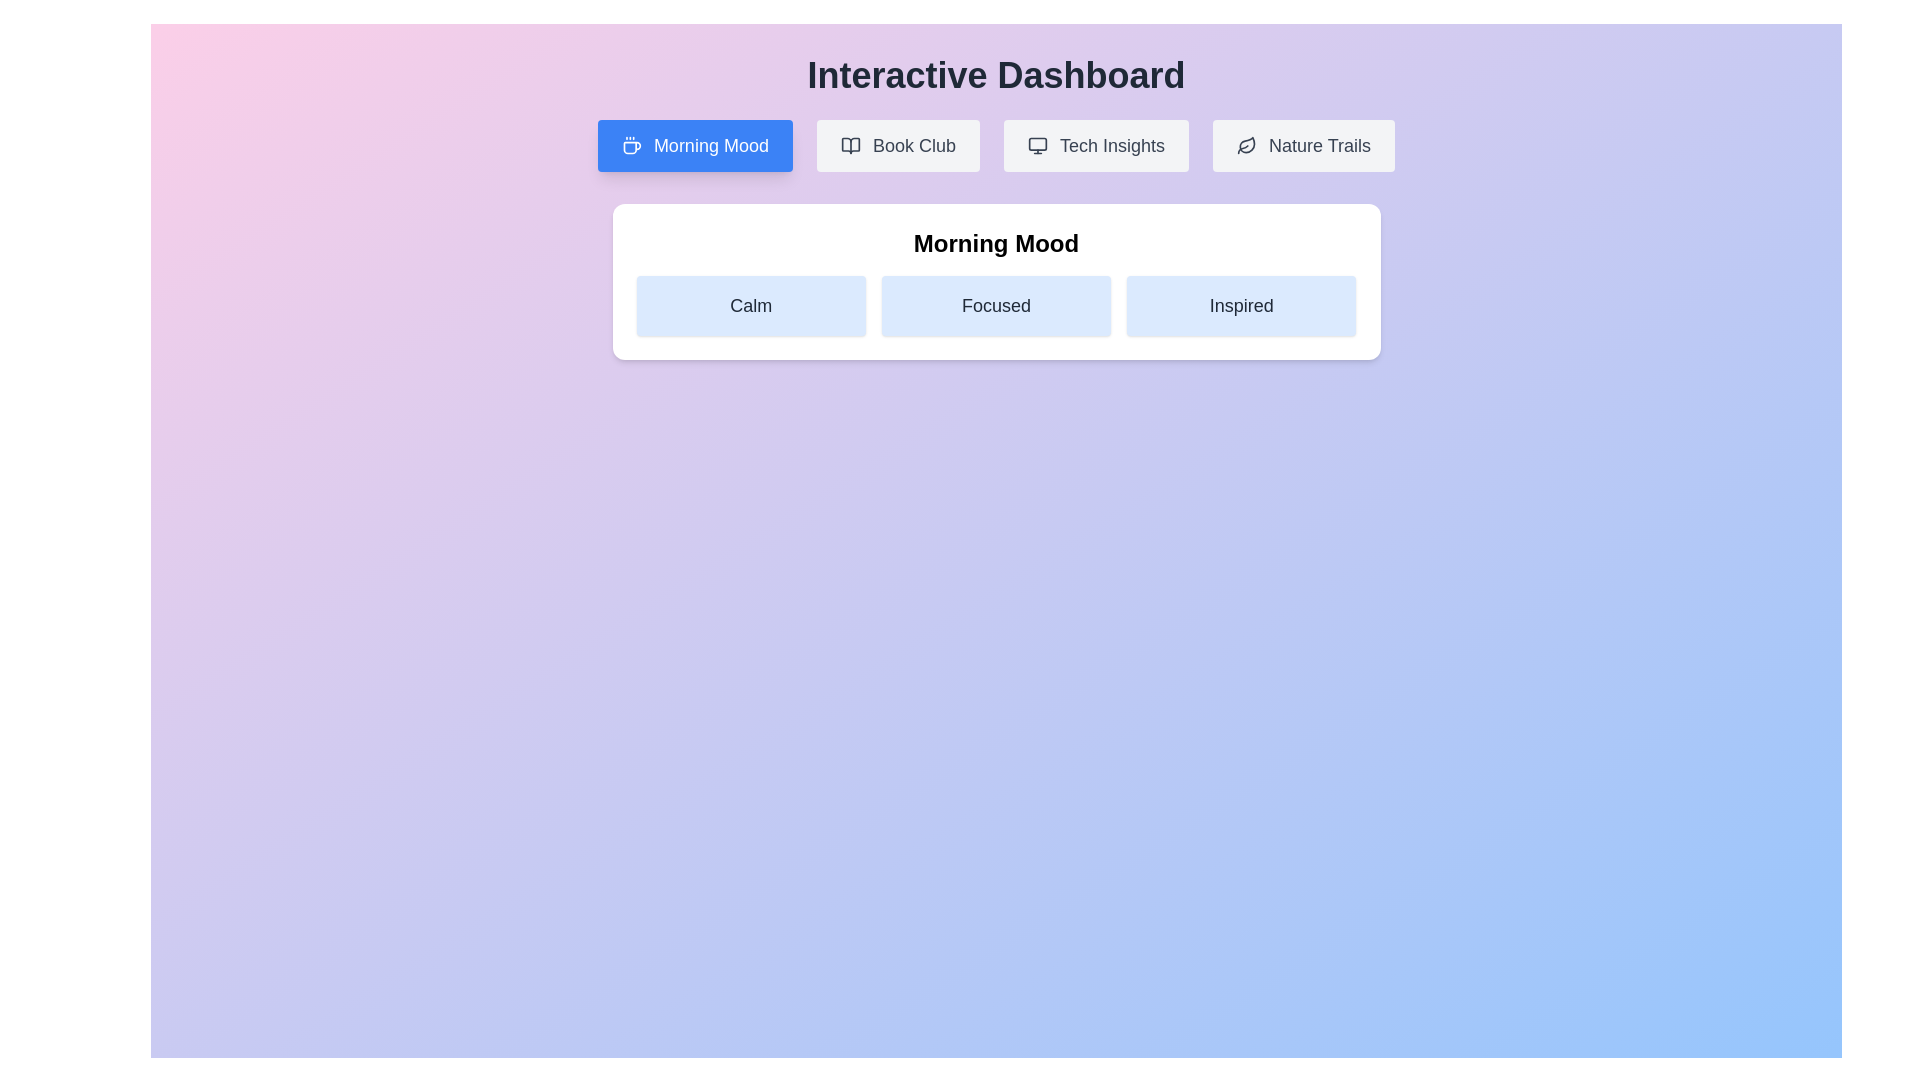 The height and width of the screenshot is (1080, 1920). What do you see at coordinates (996, 305) in the screenshot?
I see `the 'Focused' button, which is the second button in the group under the 'Morning Mood' heading, characterized by its light blue background and dark gray text` at bounding box center [996, 305].